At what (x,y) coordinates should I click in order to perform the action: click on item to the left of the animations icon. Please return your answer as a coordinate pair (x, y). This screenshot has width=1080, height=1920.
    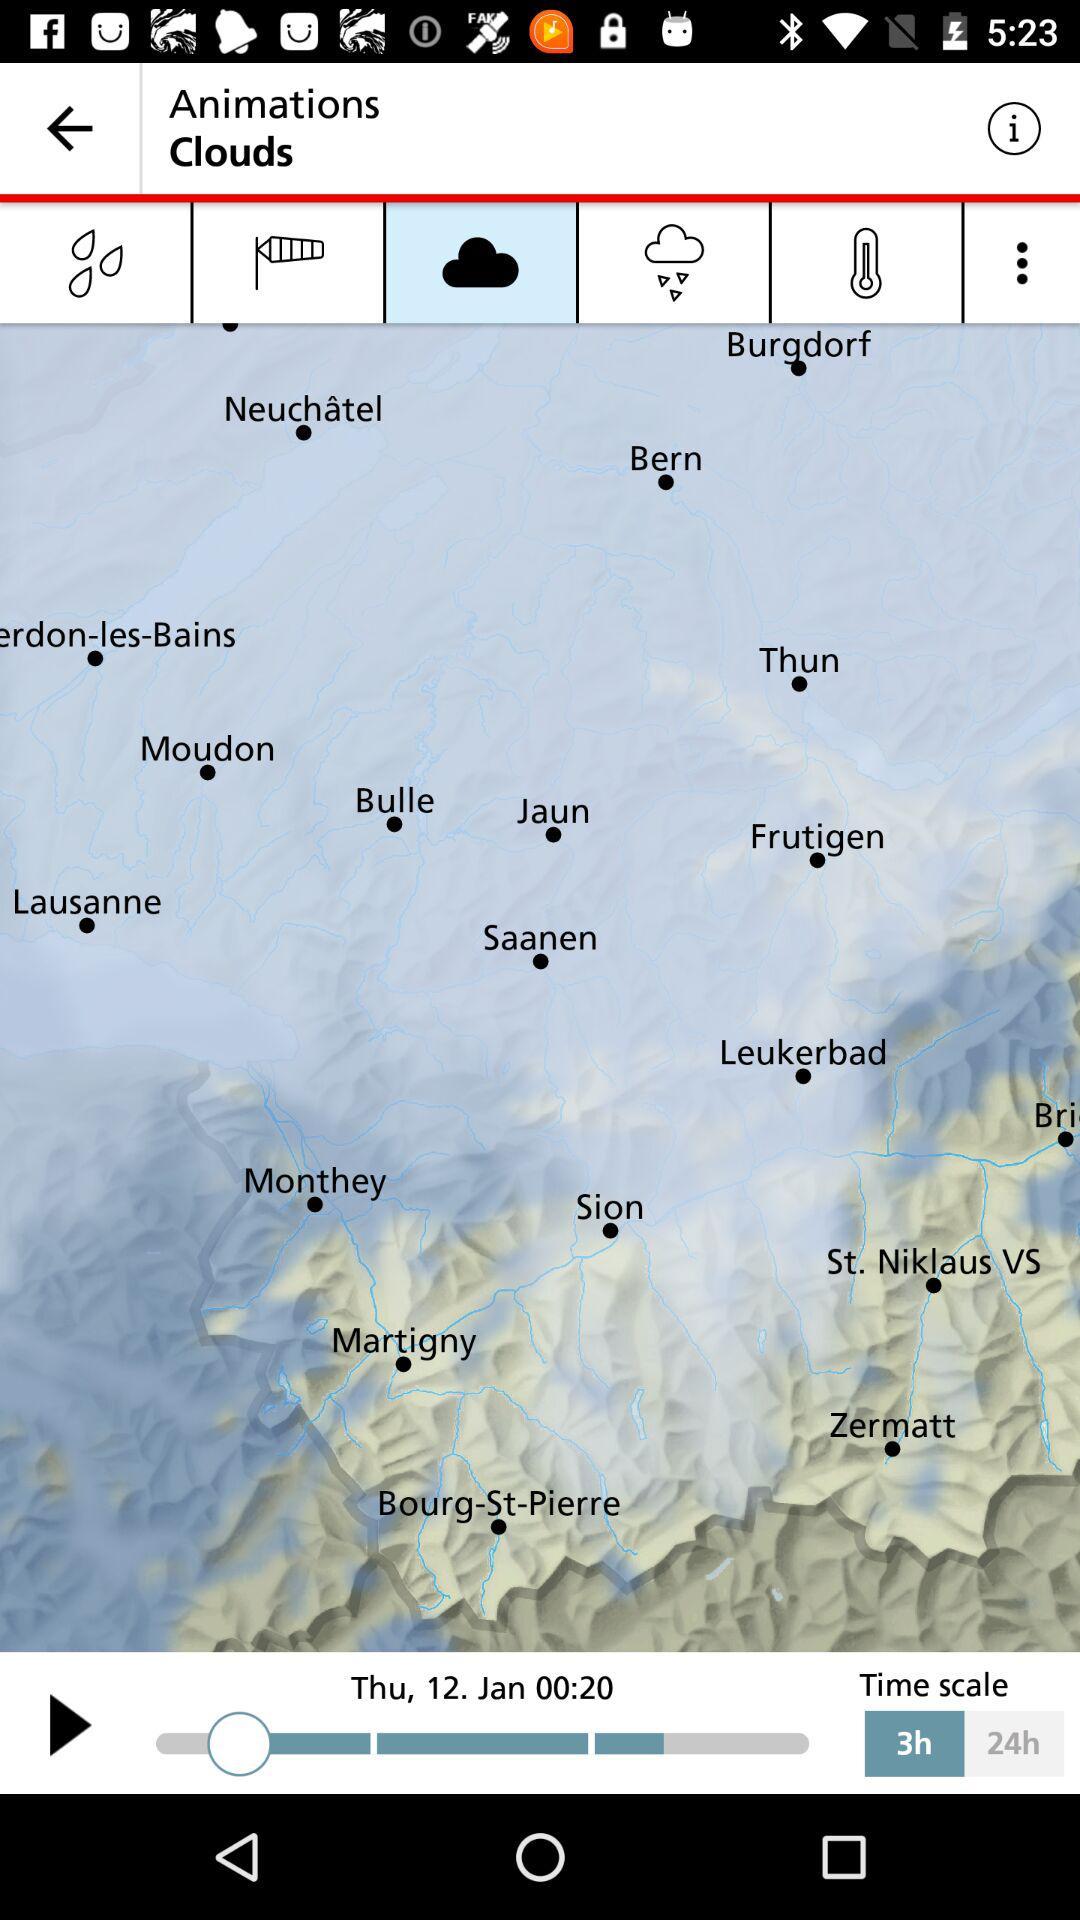
    Looking at the image, I should click on (68, 127).